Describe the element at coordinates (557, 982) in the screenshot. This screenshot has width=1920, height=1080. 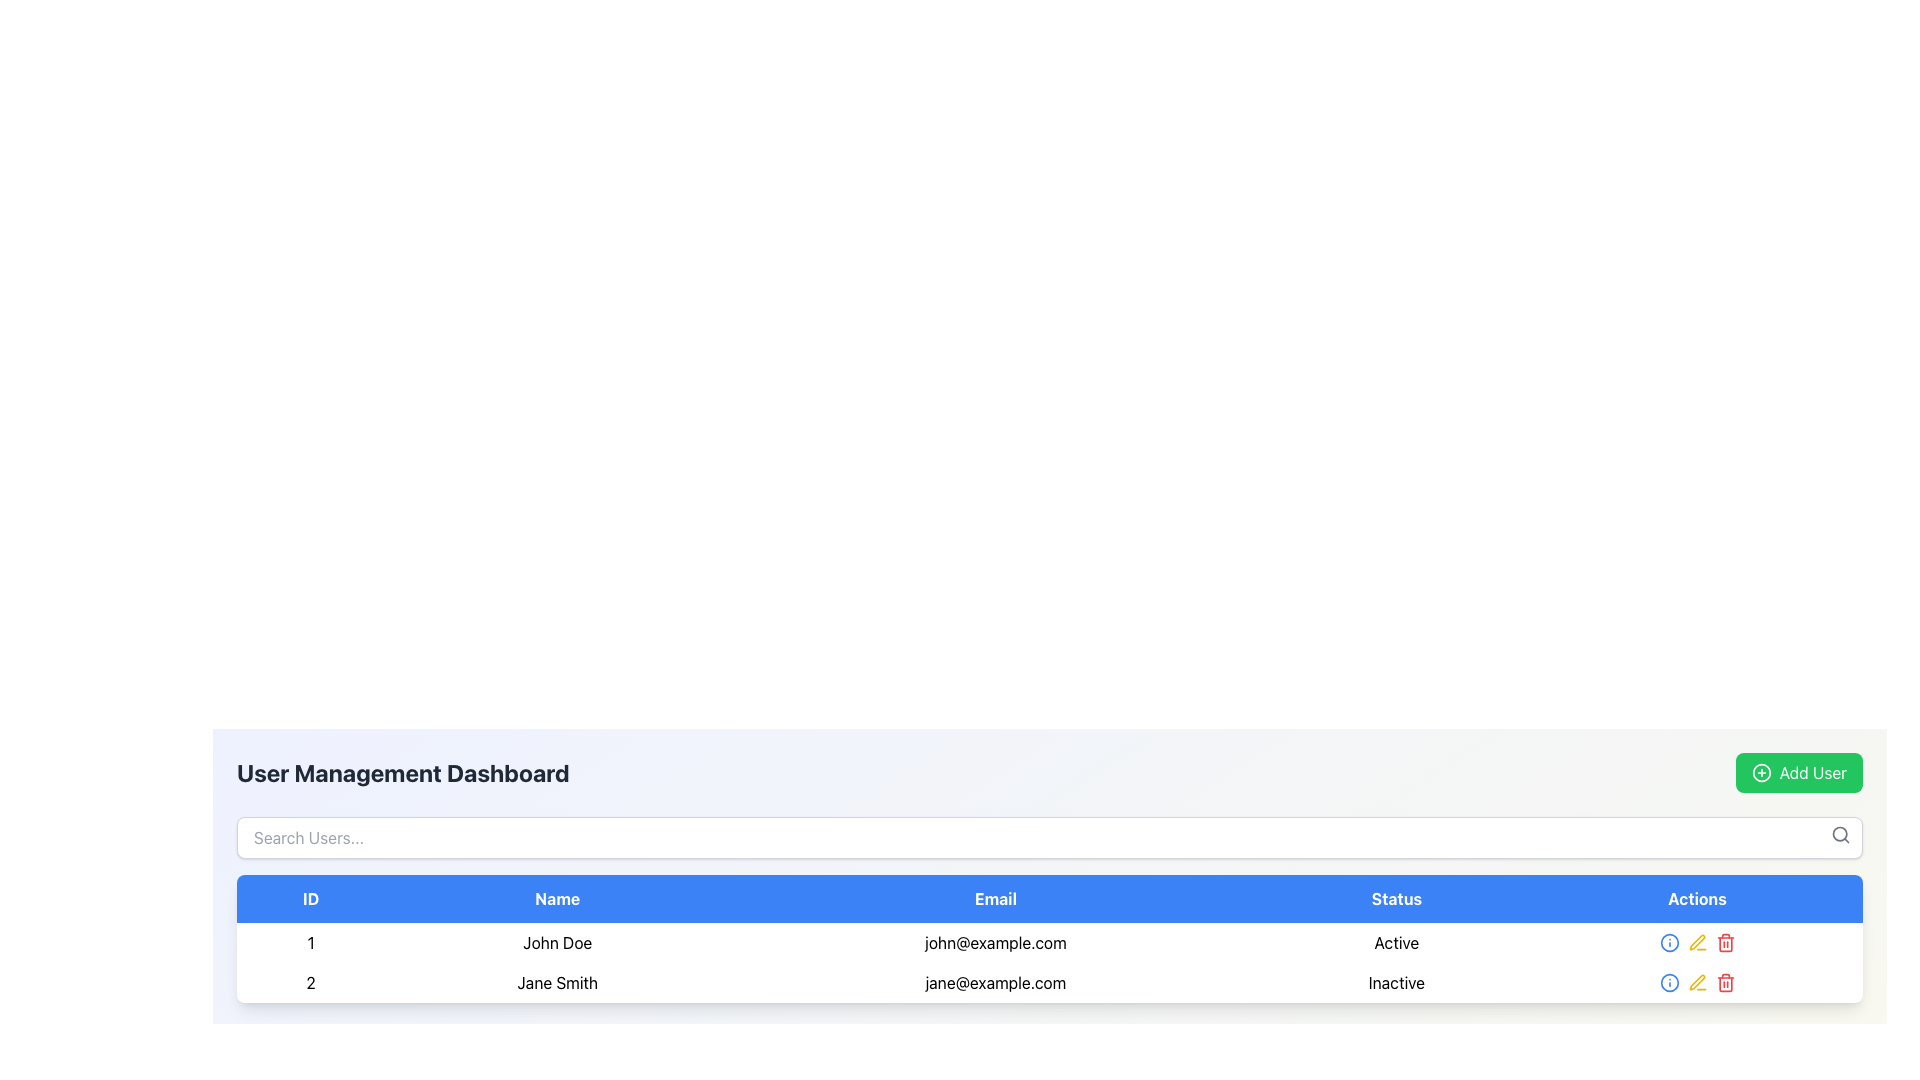
I see `the text display field that shows 'Jane Smith', located in the second row under the 'Name' column of a table, styled with padding classes 'py-2 px-4'` at that location.